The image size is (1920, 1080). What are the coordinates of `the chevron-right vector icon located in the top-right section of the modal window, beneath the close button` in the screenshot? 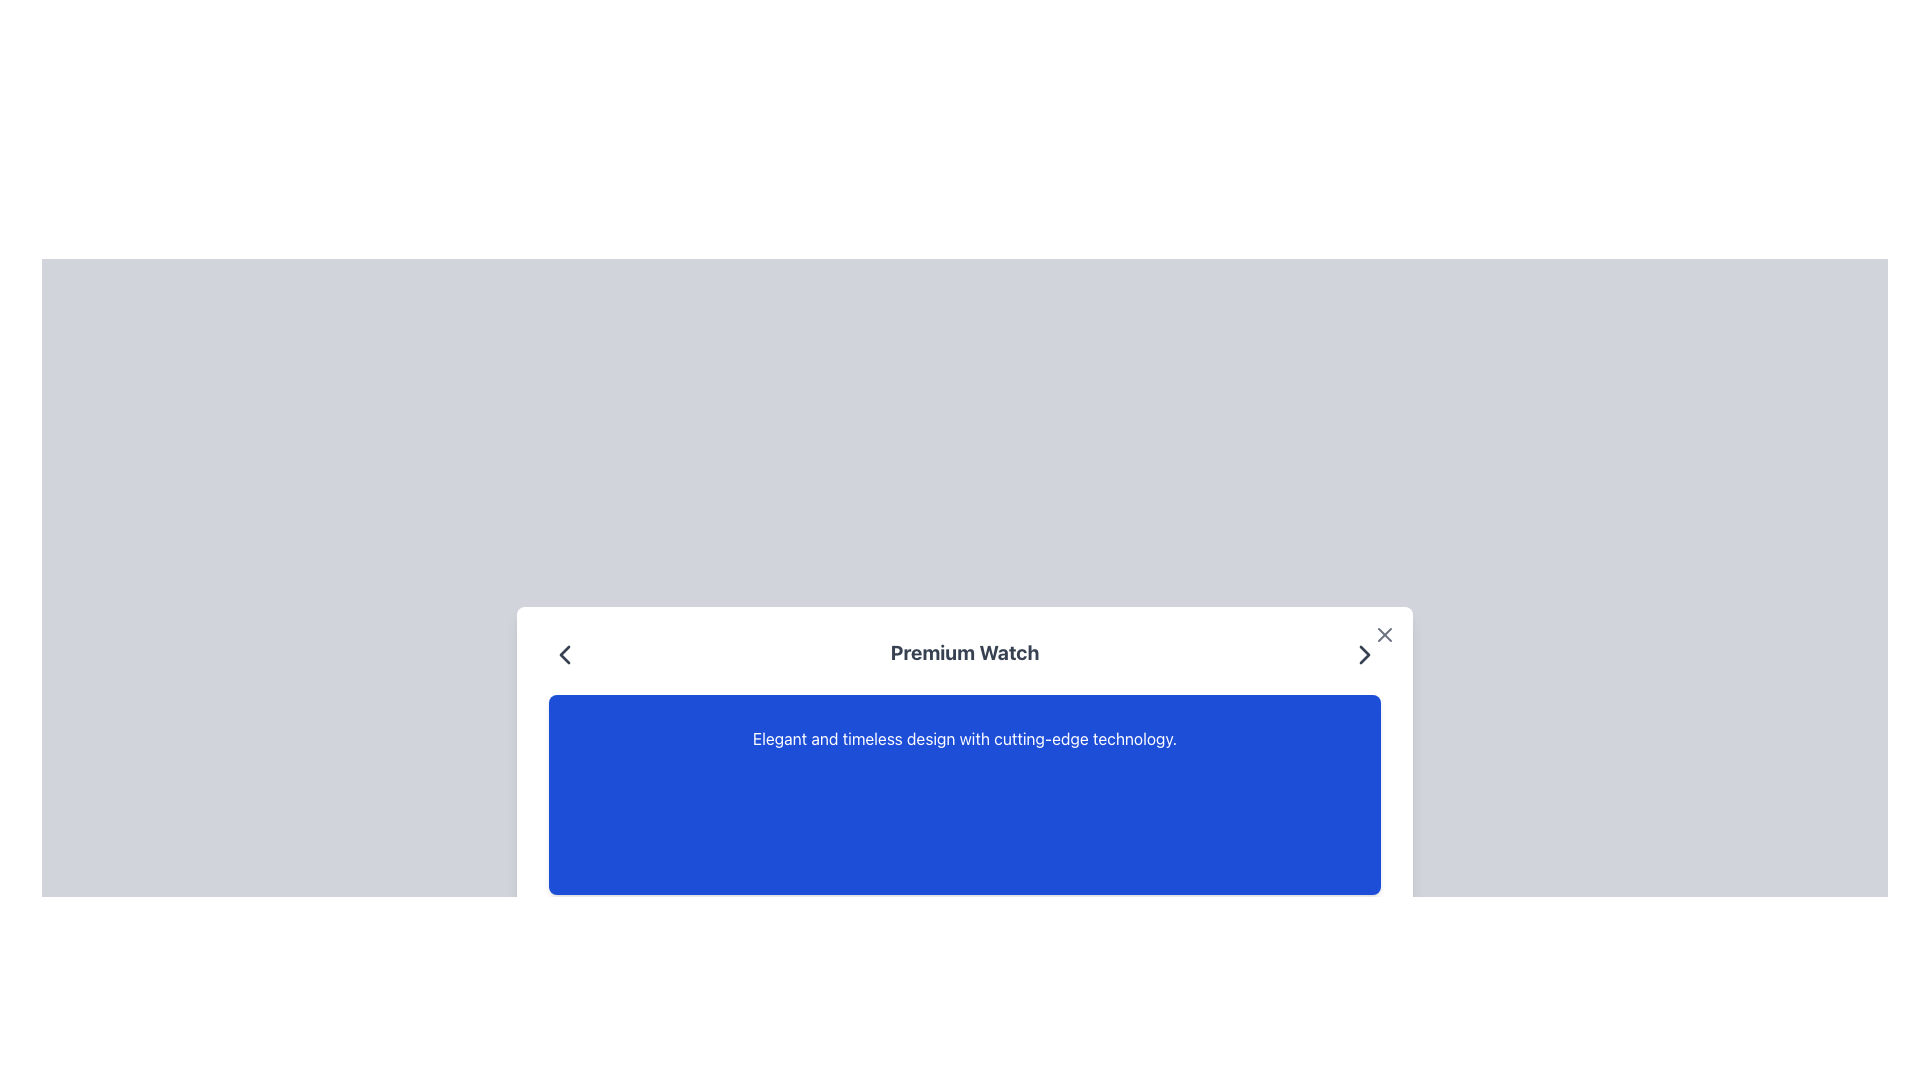 It's located at (1363, 655).